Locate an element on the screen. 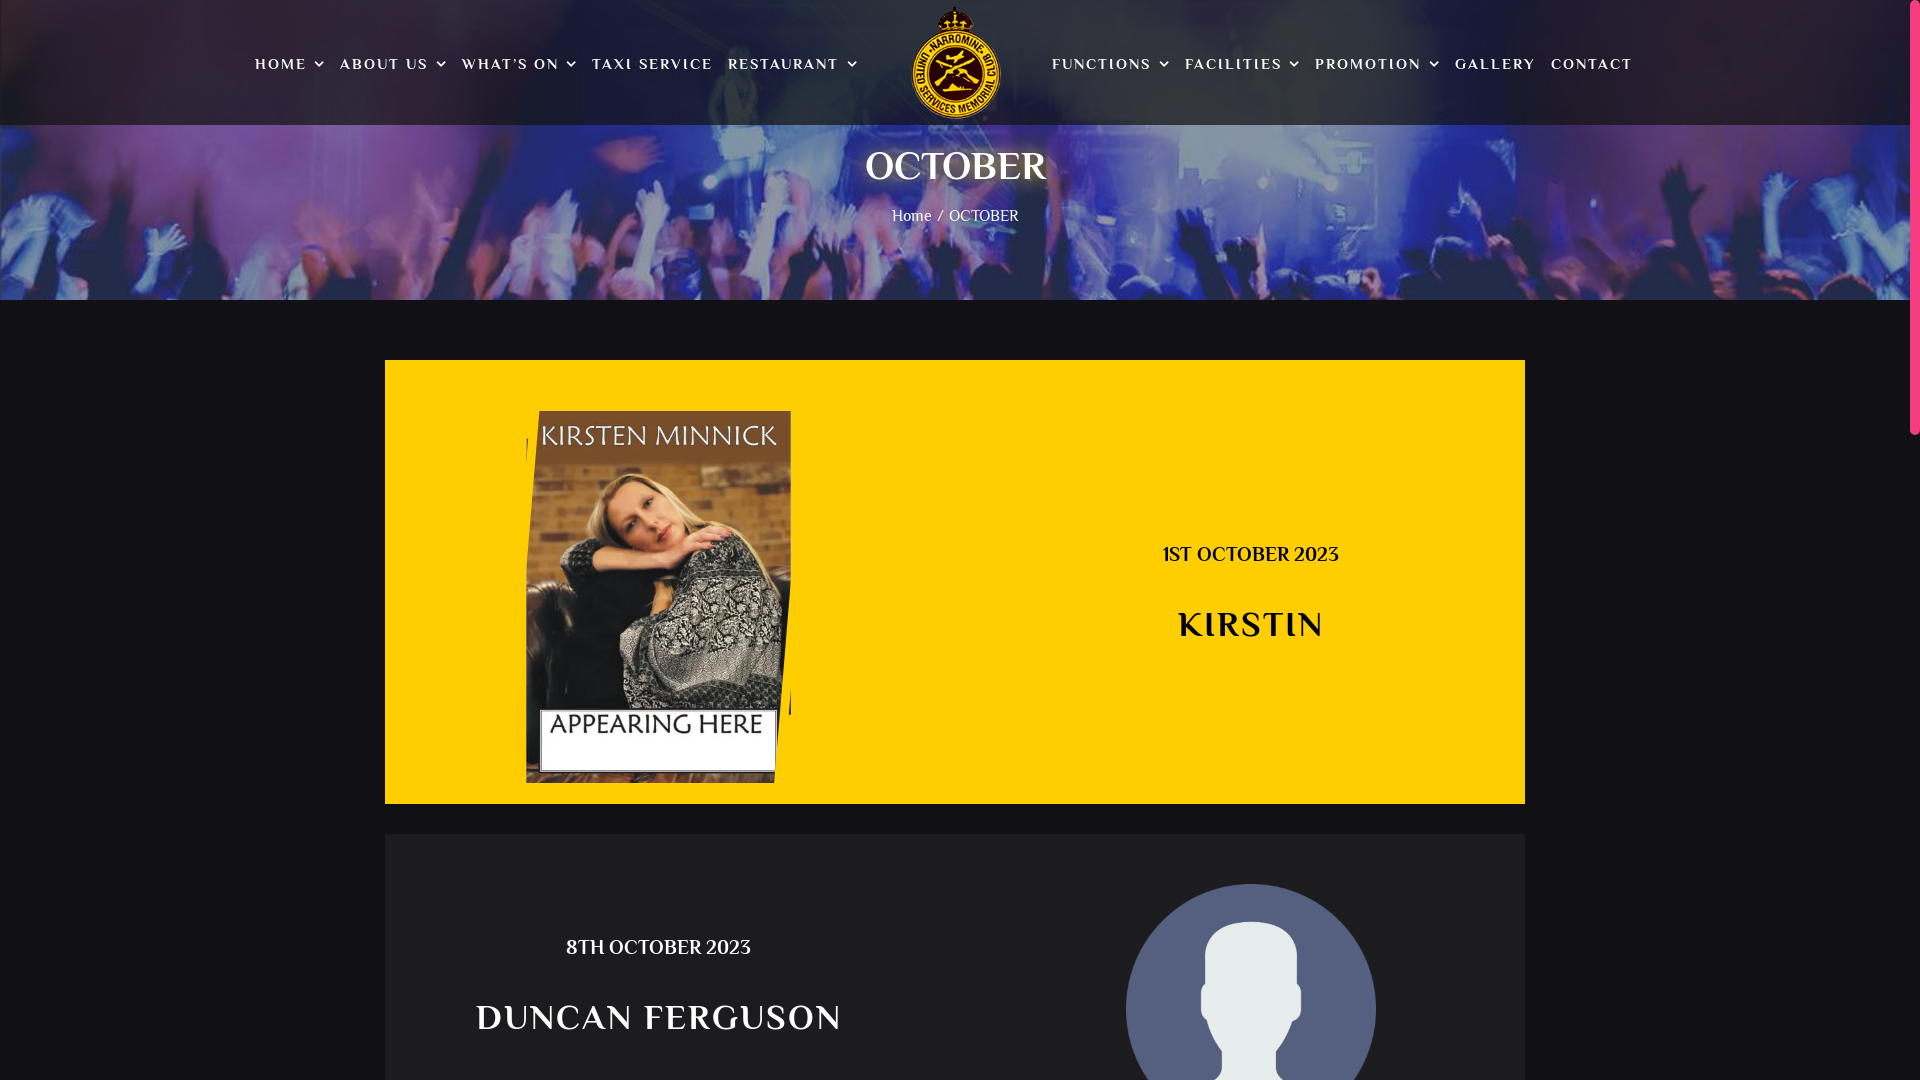 This screenshot has width=1920, height=1080. 'FACILITIES' is located at coordinates (1242, 64).